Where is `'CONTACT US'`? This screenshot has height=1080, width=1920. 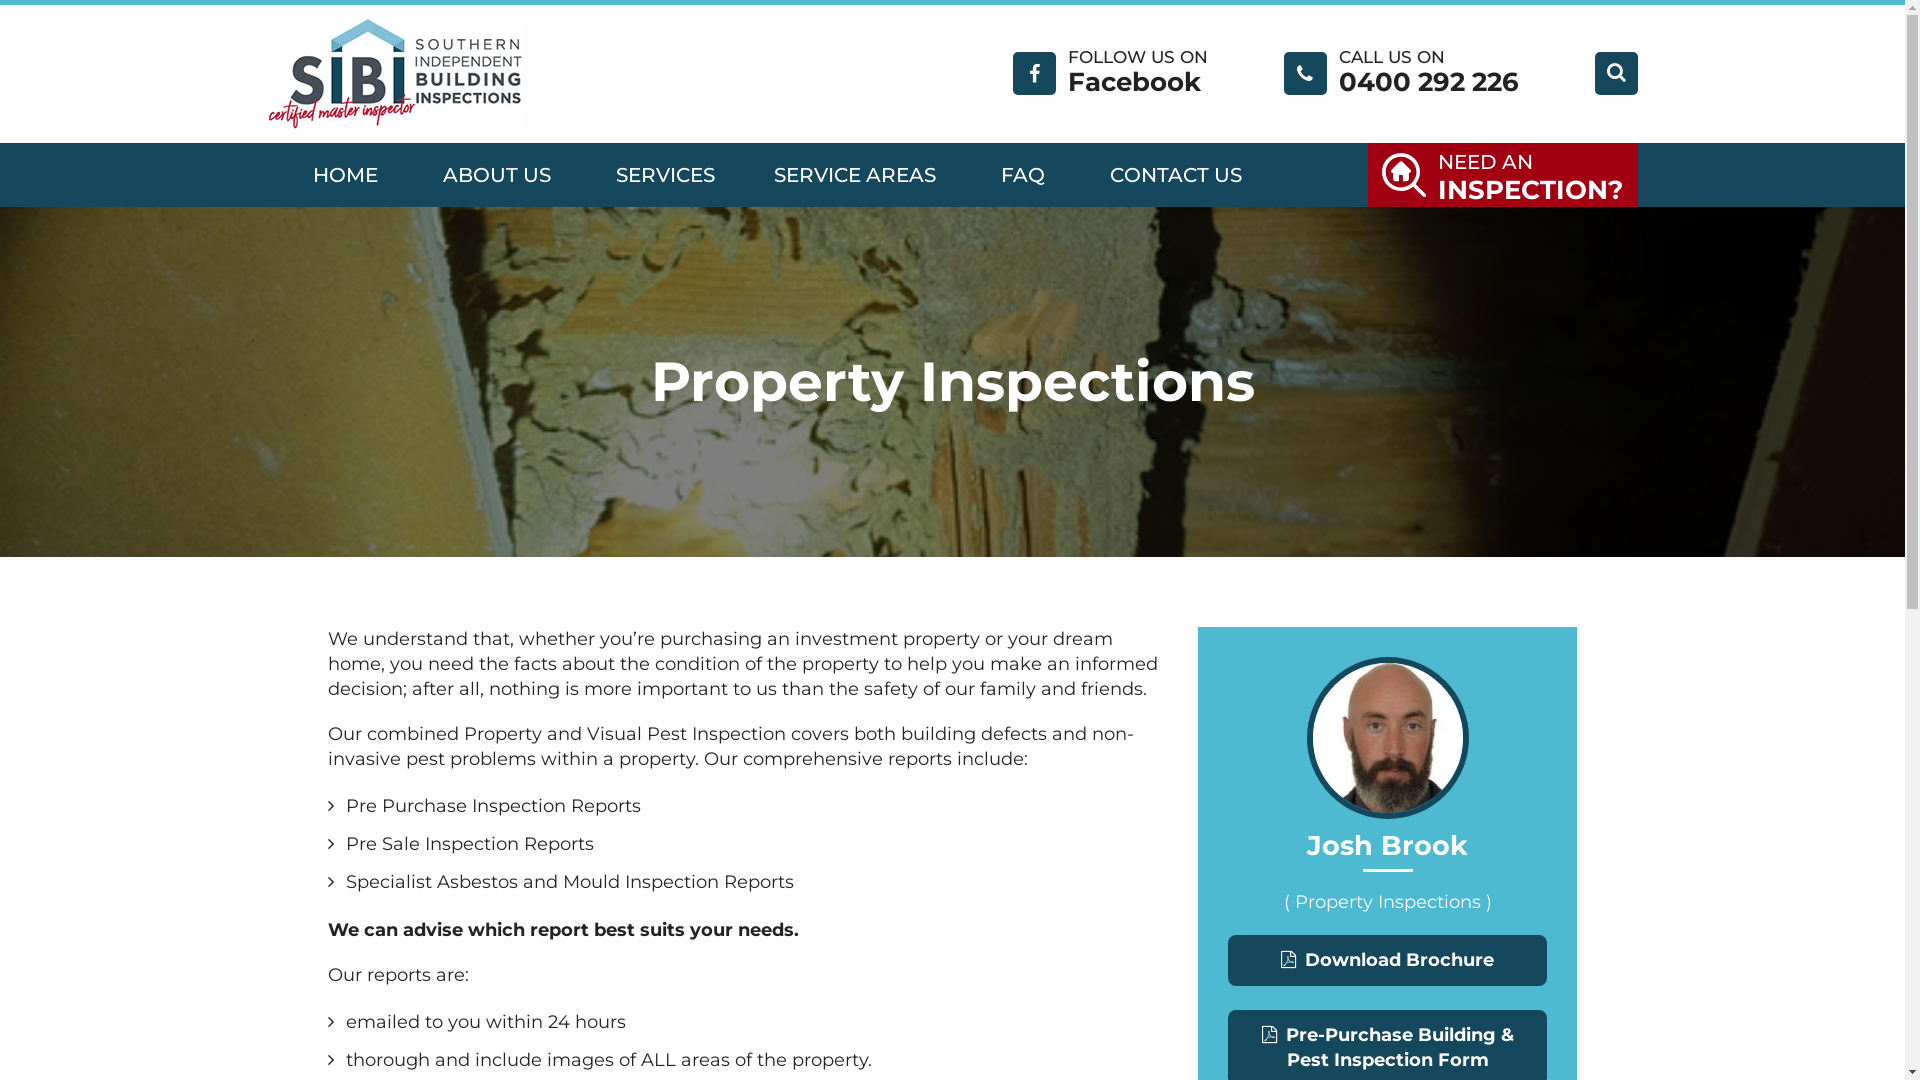
'CONTACT US' is located at coordinates (1176, 173).